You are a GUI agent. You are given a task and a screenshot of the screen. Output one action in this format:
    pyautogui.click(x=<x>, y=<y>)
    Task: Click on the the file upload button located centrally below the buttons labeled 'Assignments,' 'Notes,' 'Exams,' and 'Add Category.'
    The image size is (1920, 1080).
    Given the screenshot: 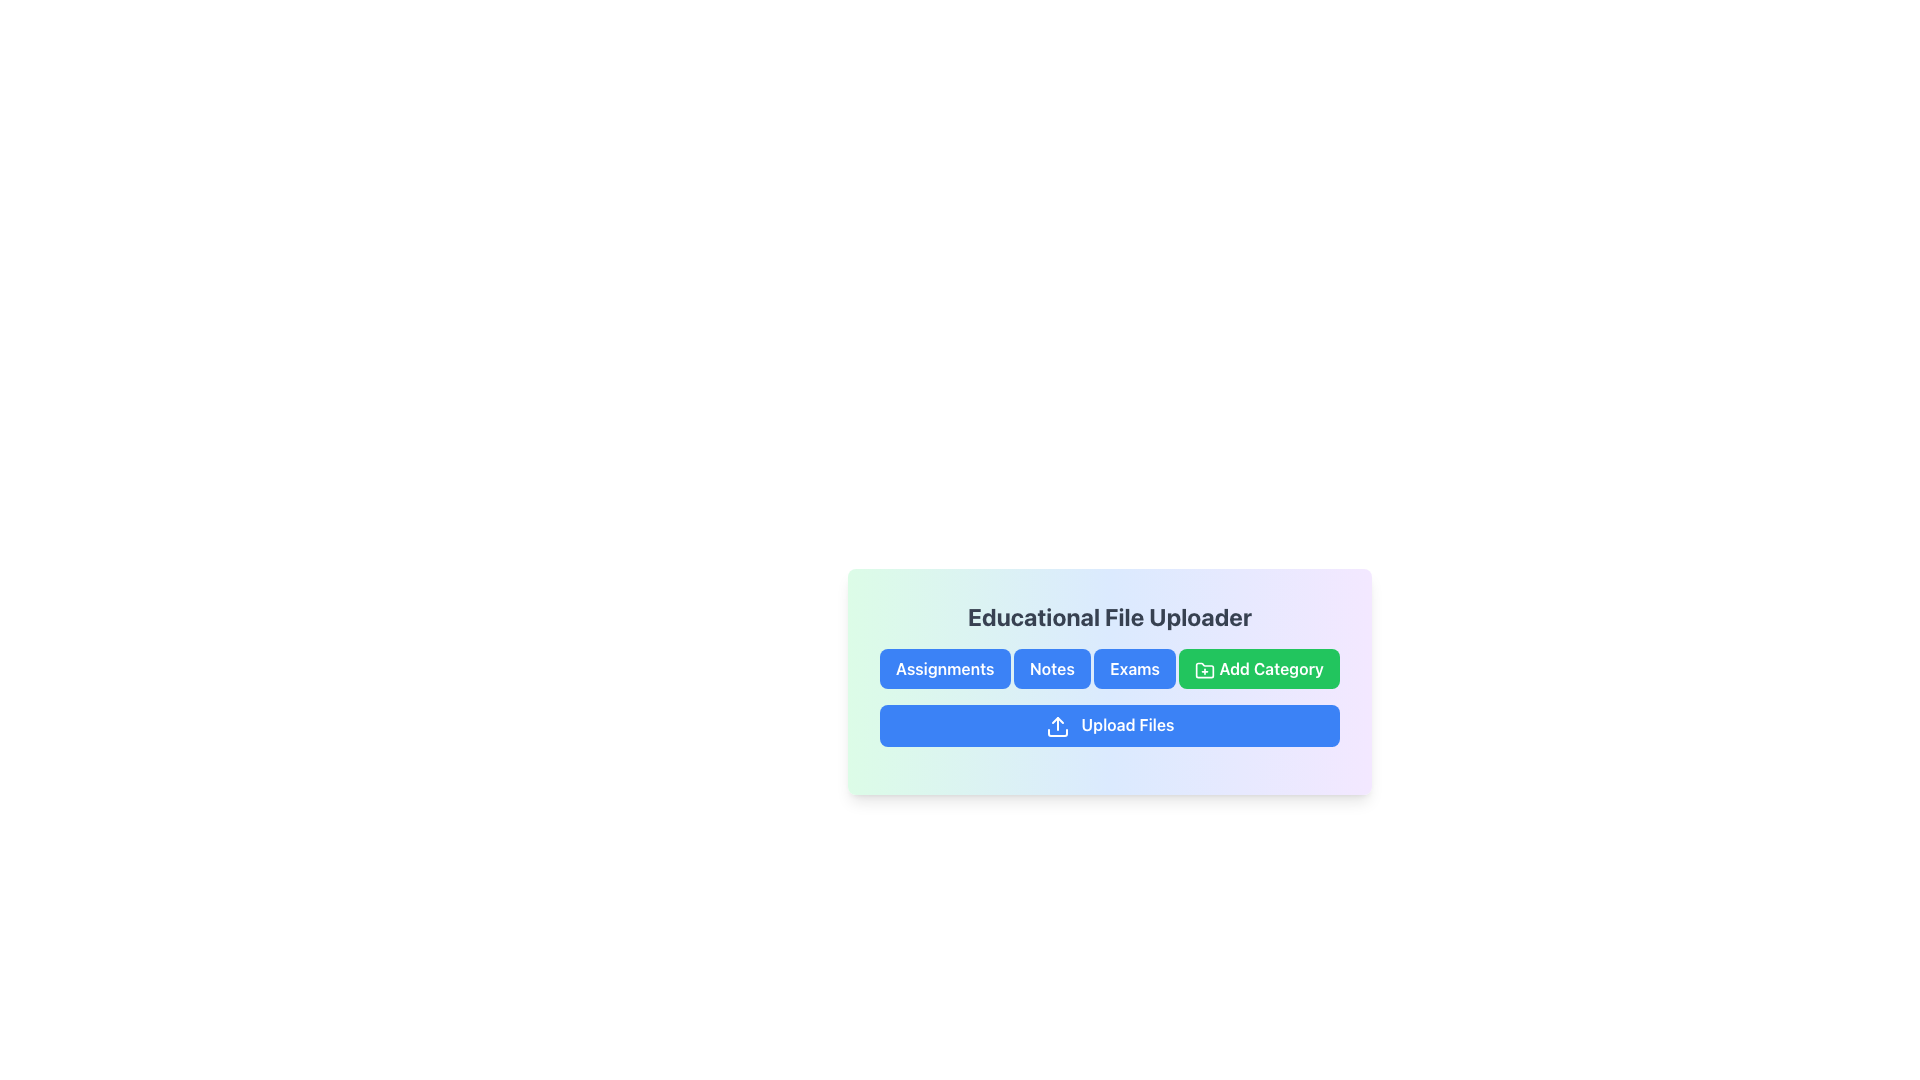 What is the action you would take?
    pyautogui.click(x=1108, y=725)
    